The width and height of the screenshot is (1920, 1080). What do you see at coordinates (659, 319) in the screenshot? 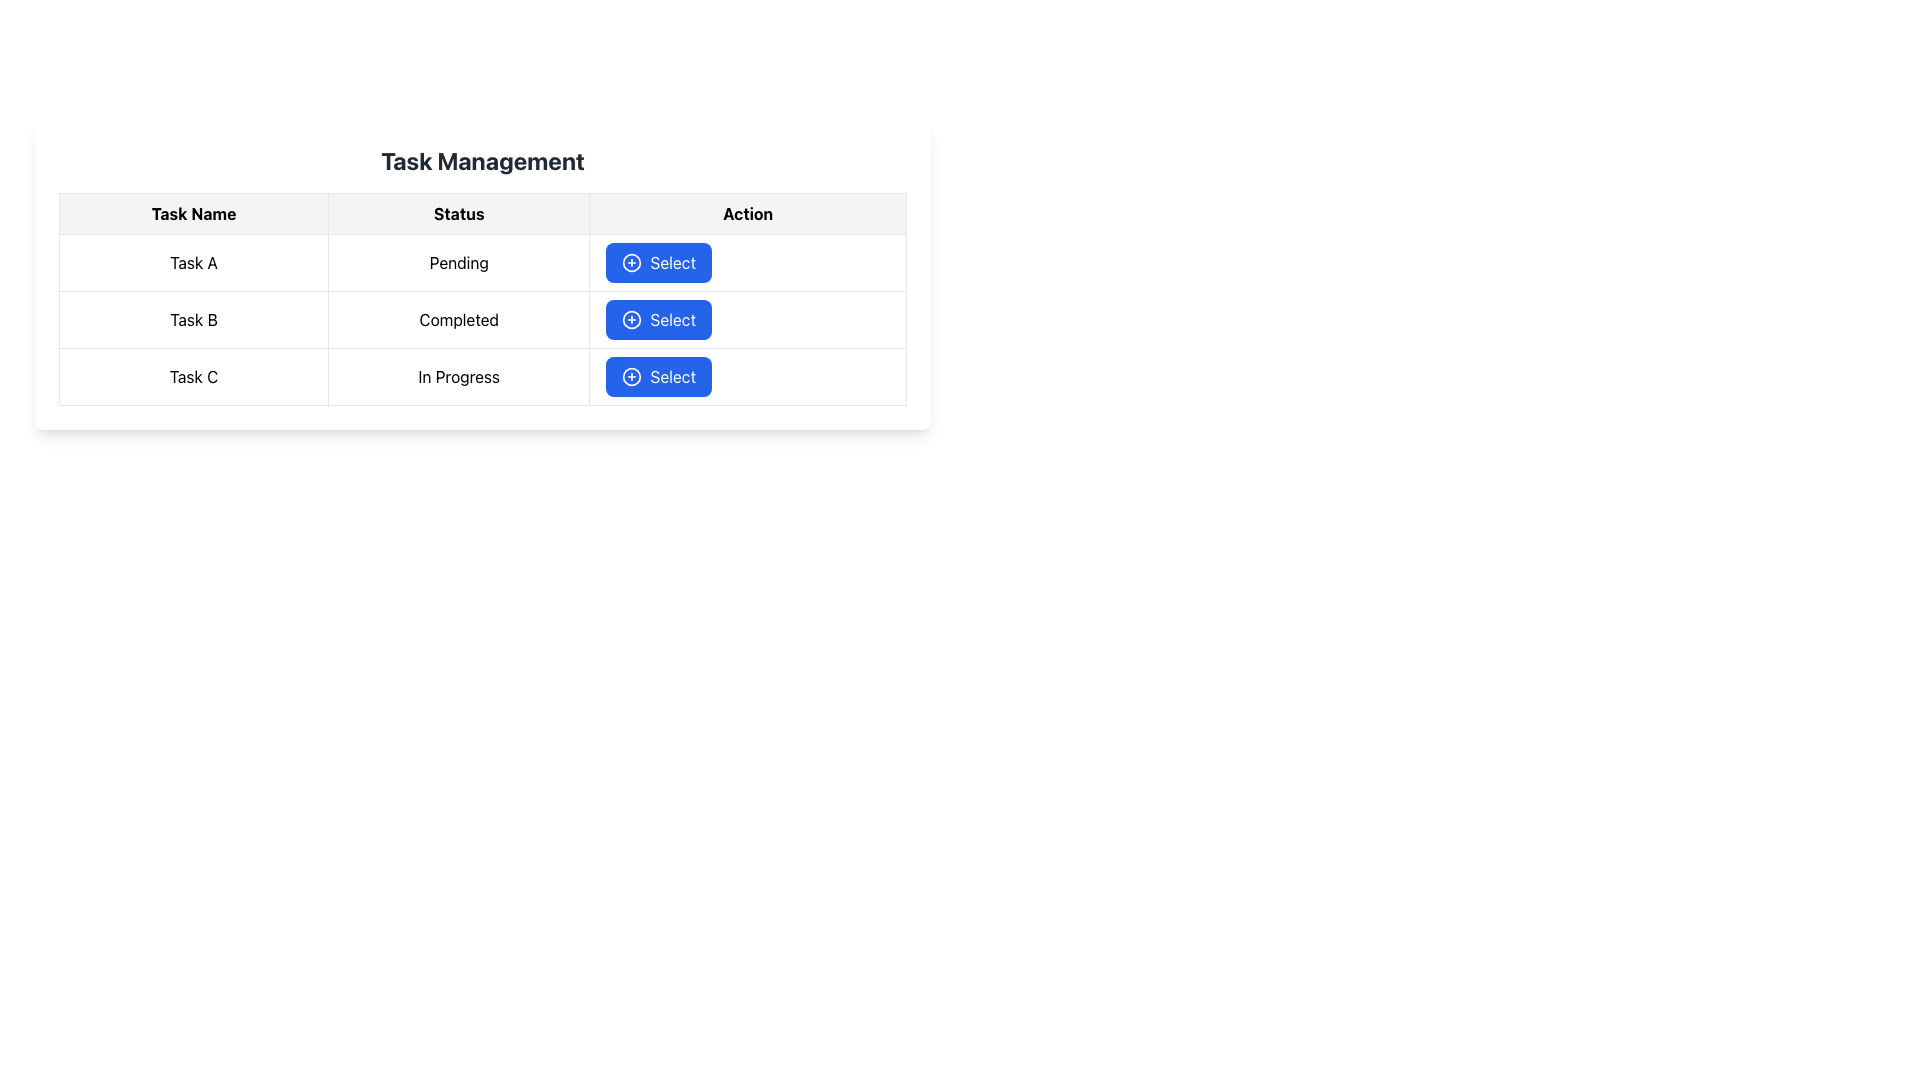
I see `the button with a blue background and white text reading 'Select' located in the 'Action' column of the second row under 'Task Management', corresponding to 'Task B' with a status of 'Completed'` at bounding box center [659, 319].